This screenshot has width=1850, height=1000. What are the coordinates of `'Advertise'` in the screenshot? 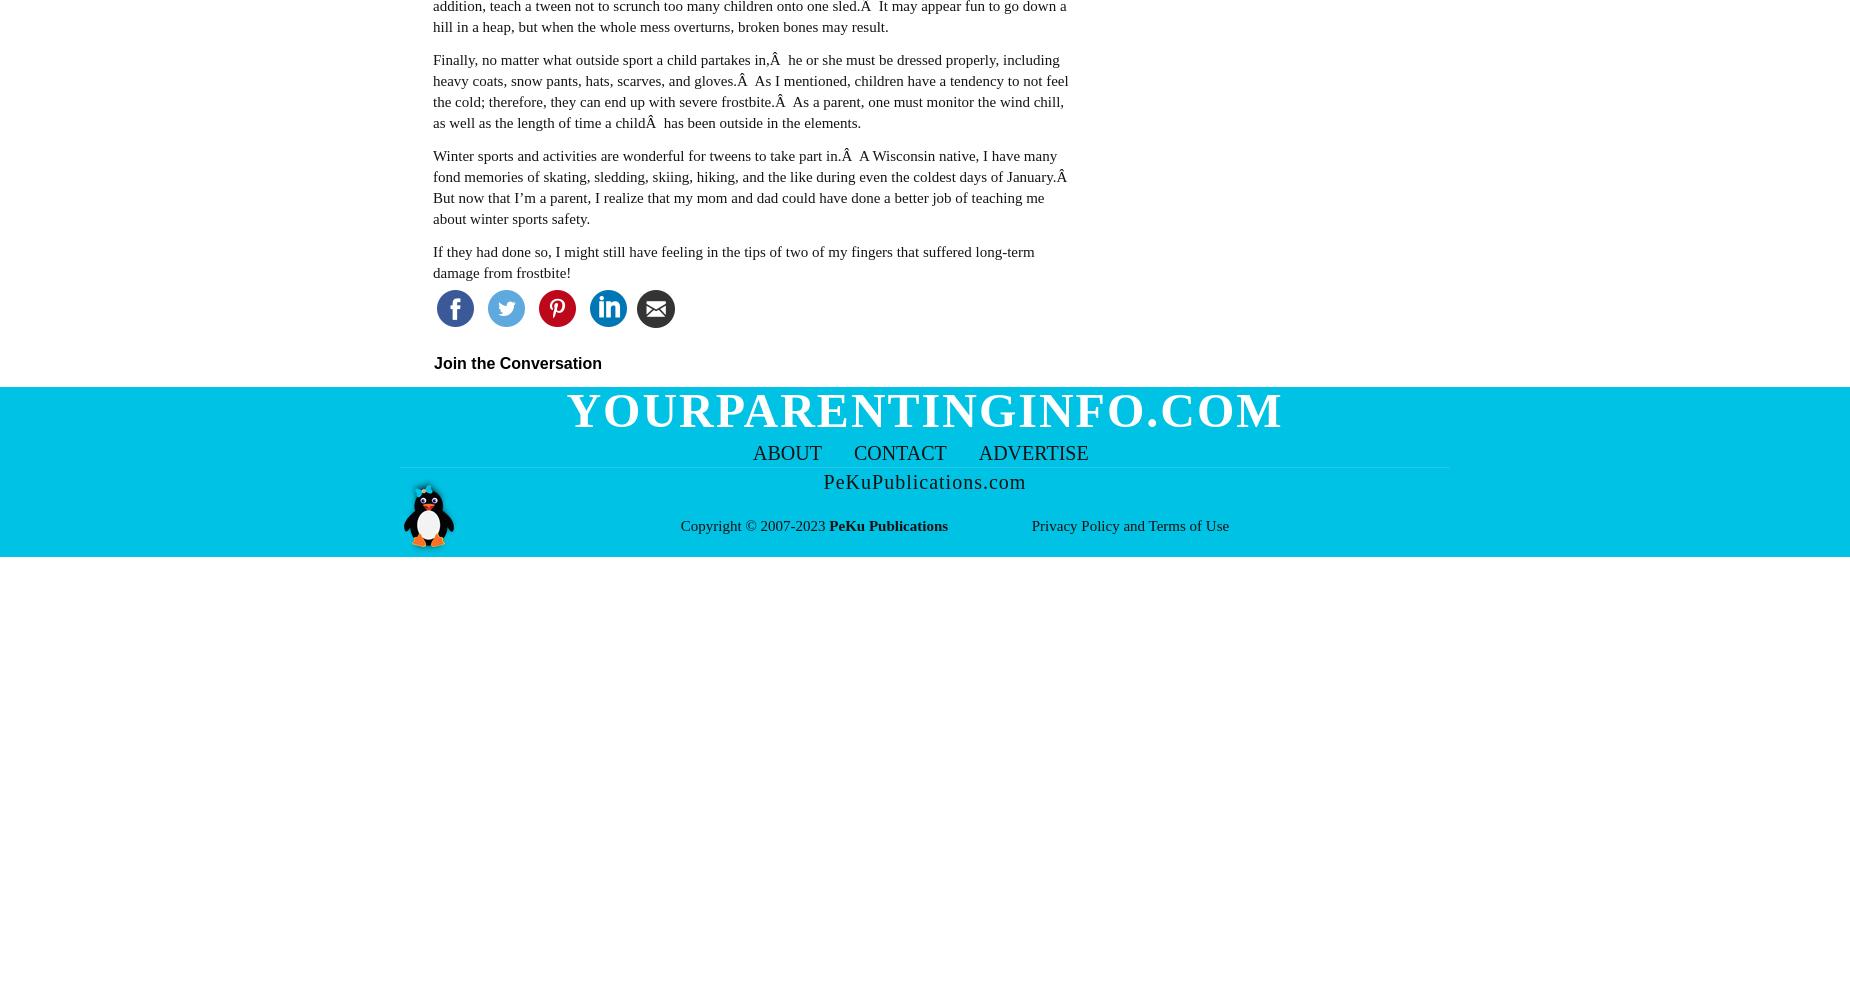 It's located at (1032, 452).